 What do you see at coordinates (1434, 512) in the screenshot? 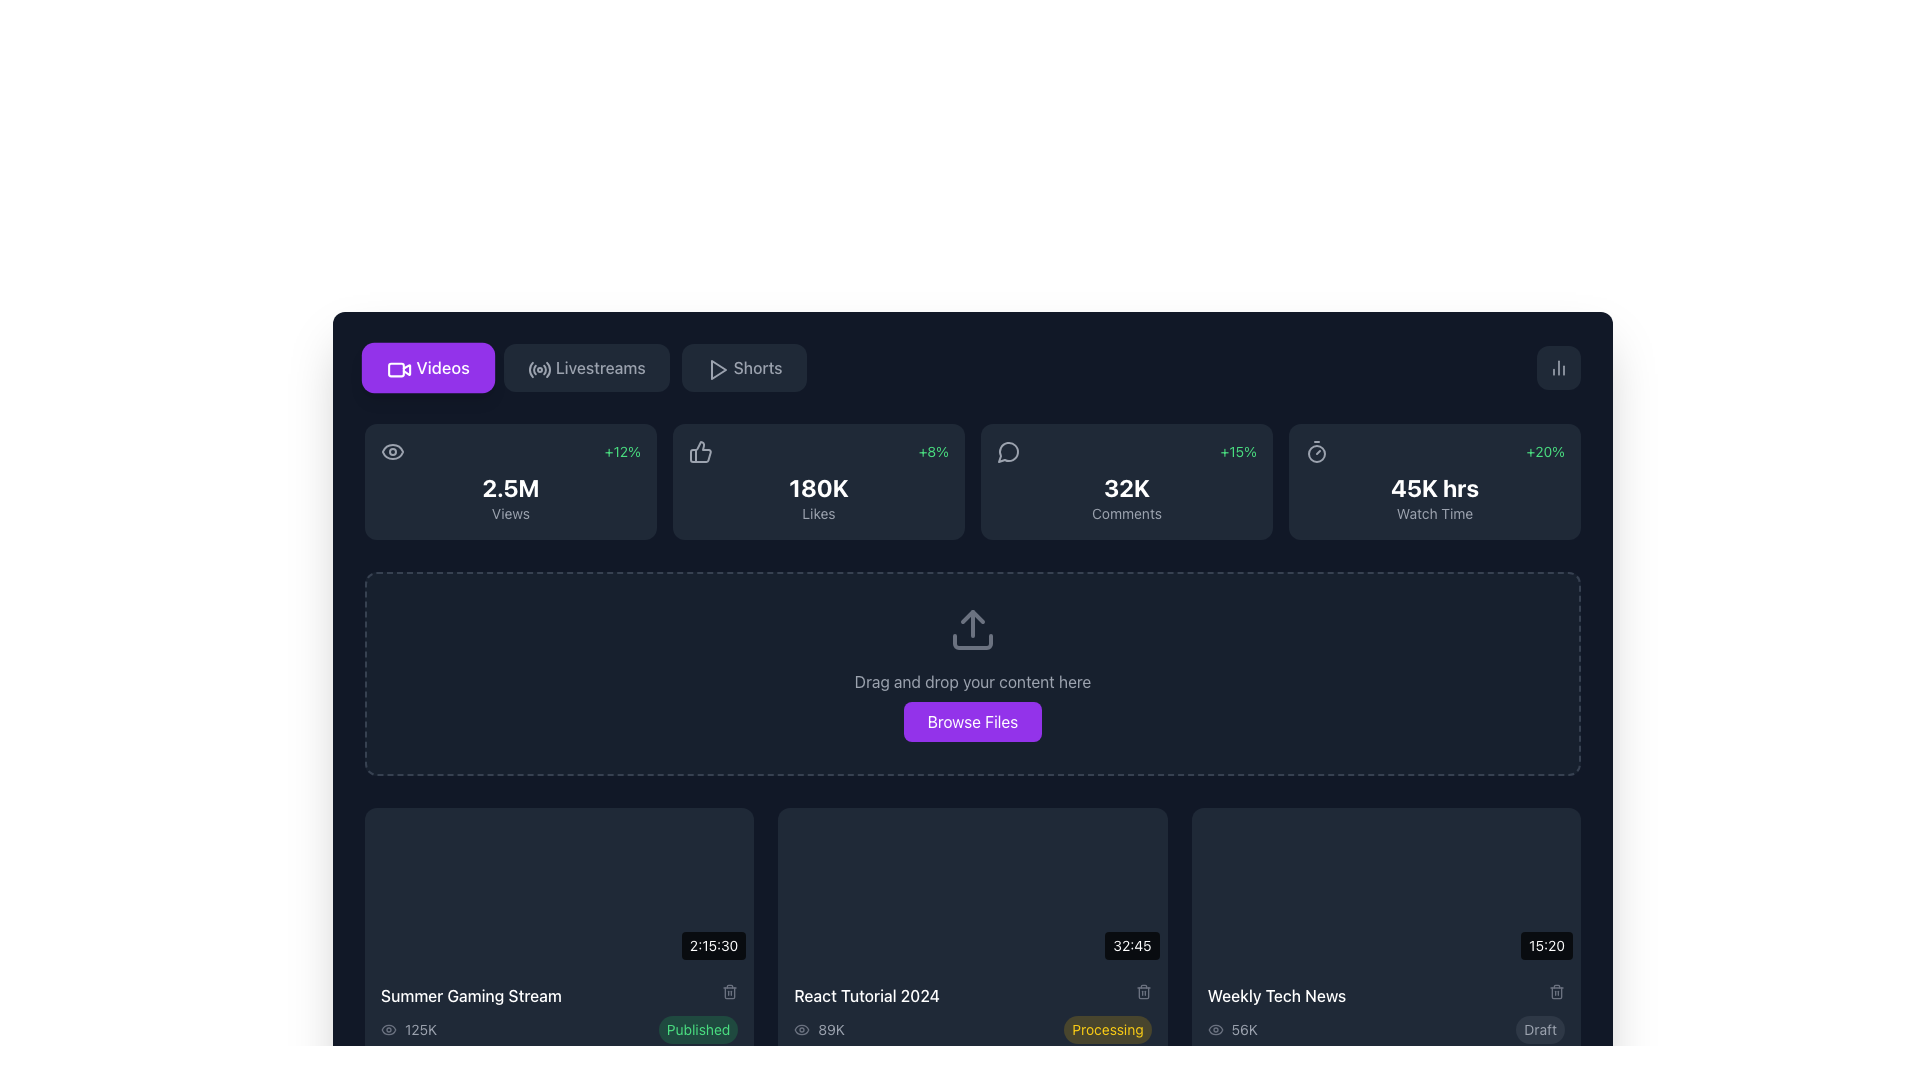
I see `the 'Watch Time' text label located directly below the '45K hrs' label in the top-right segment of the interface` at bounding box center [1434, 512].